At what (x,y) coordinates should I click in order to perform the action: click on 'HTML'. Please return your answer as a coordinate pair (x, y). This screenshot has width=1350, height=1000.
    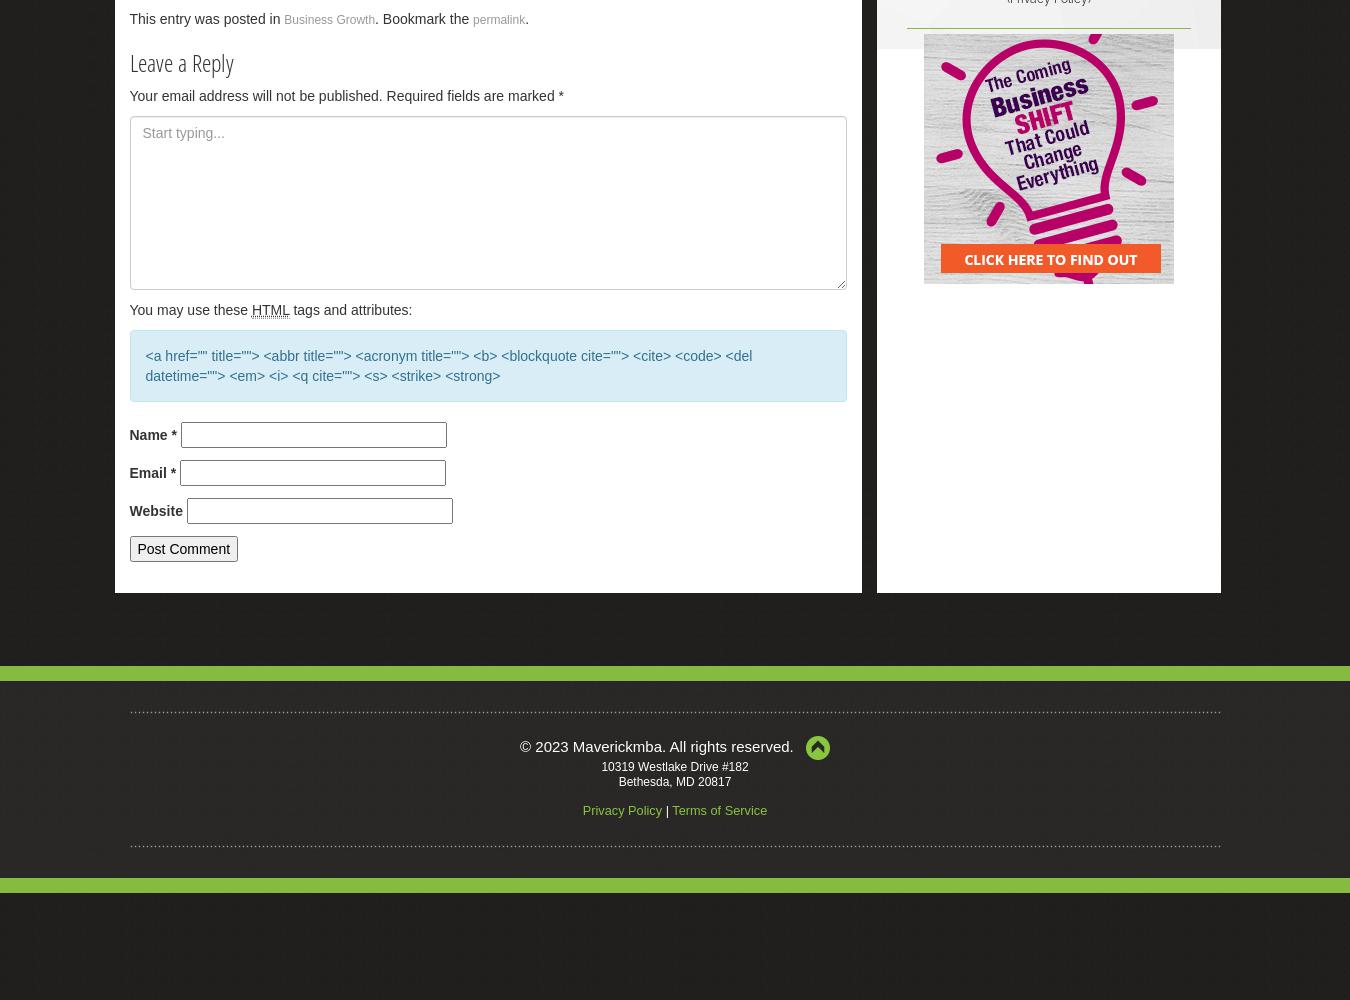
    Looking at the image, I should click on (269, 310).